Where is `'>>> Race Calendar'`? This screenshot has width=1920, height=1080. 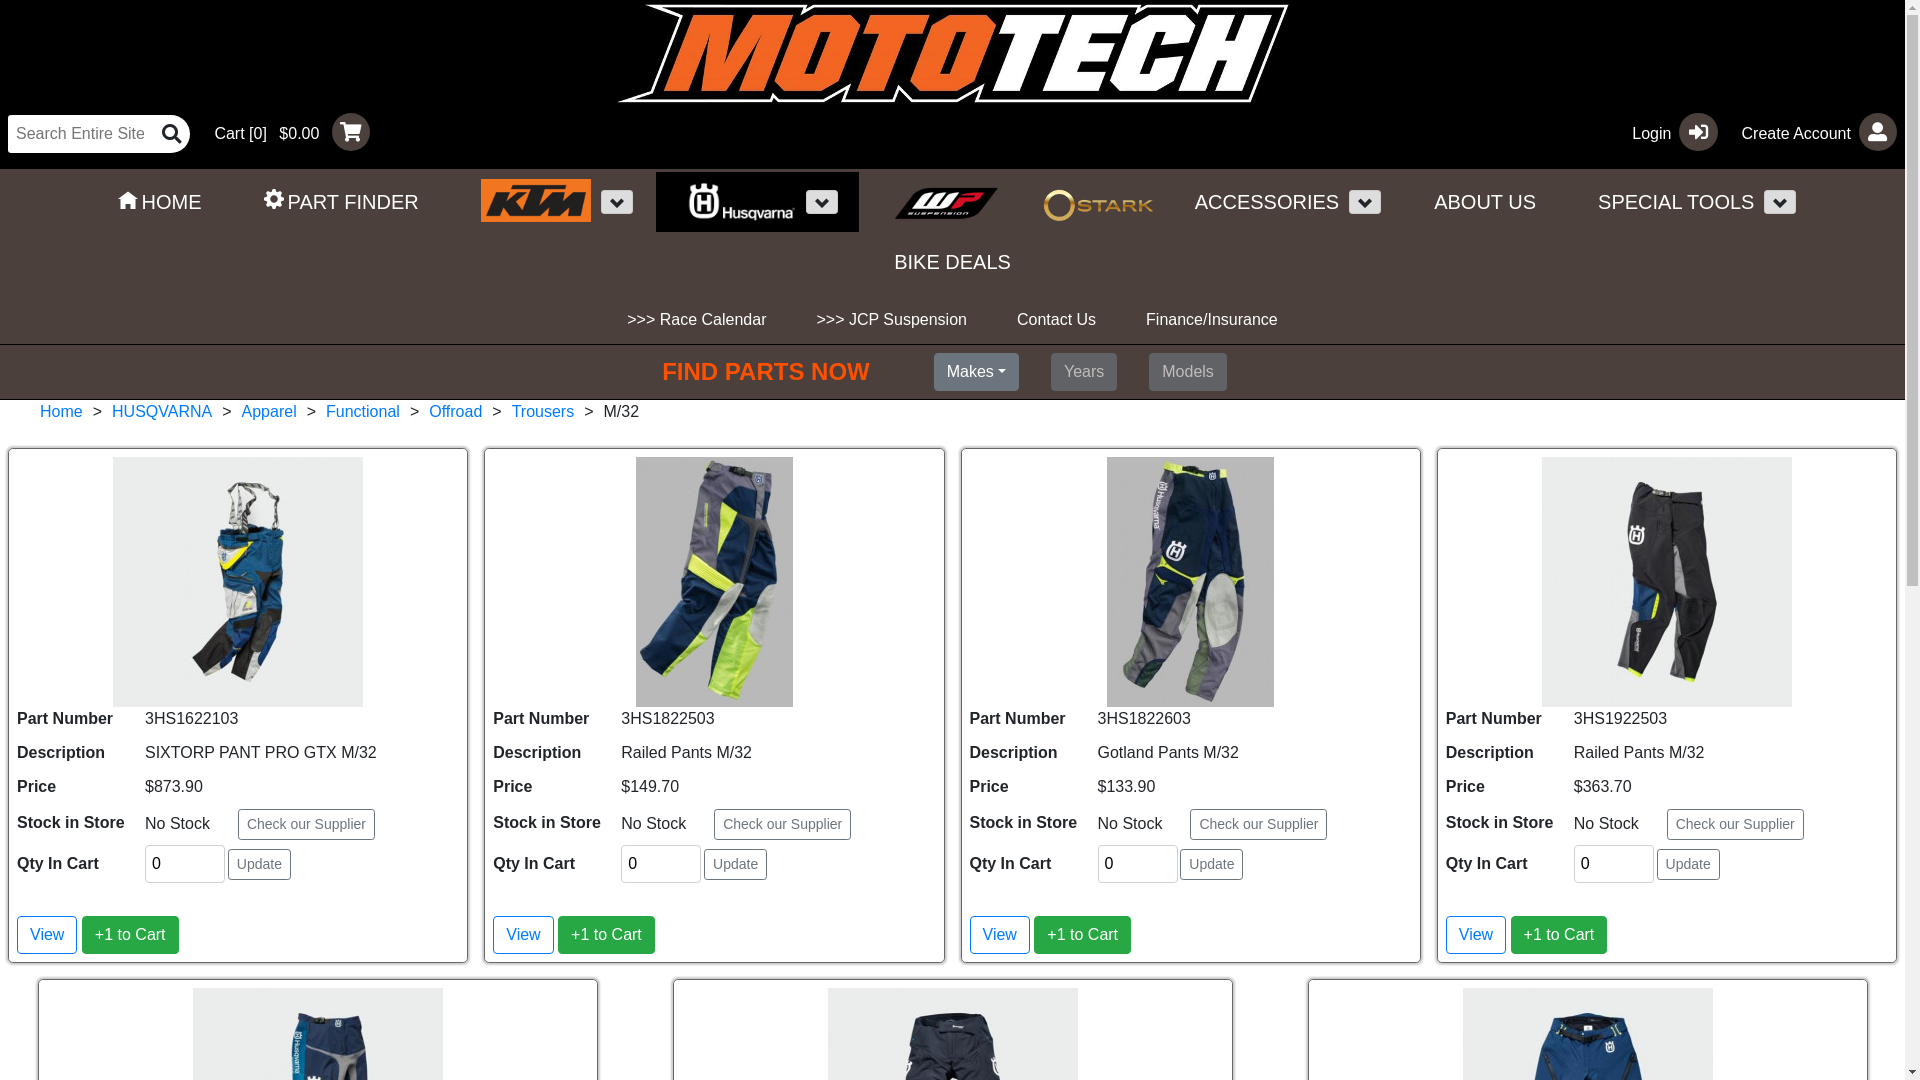
'>>> Race Calendar' is located at coordinates (696, 319).